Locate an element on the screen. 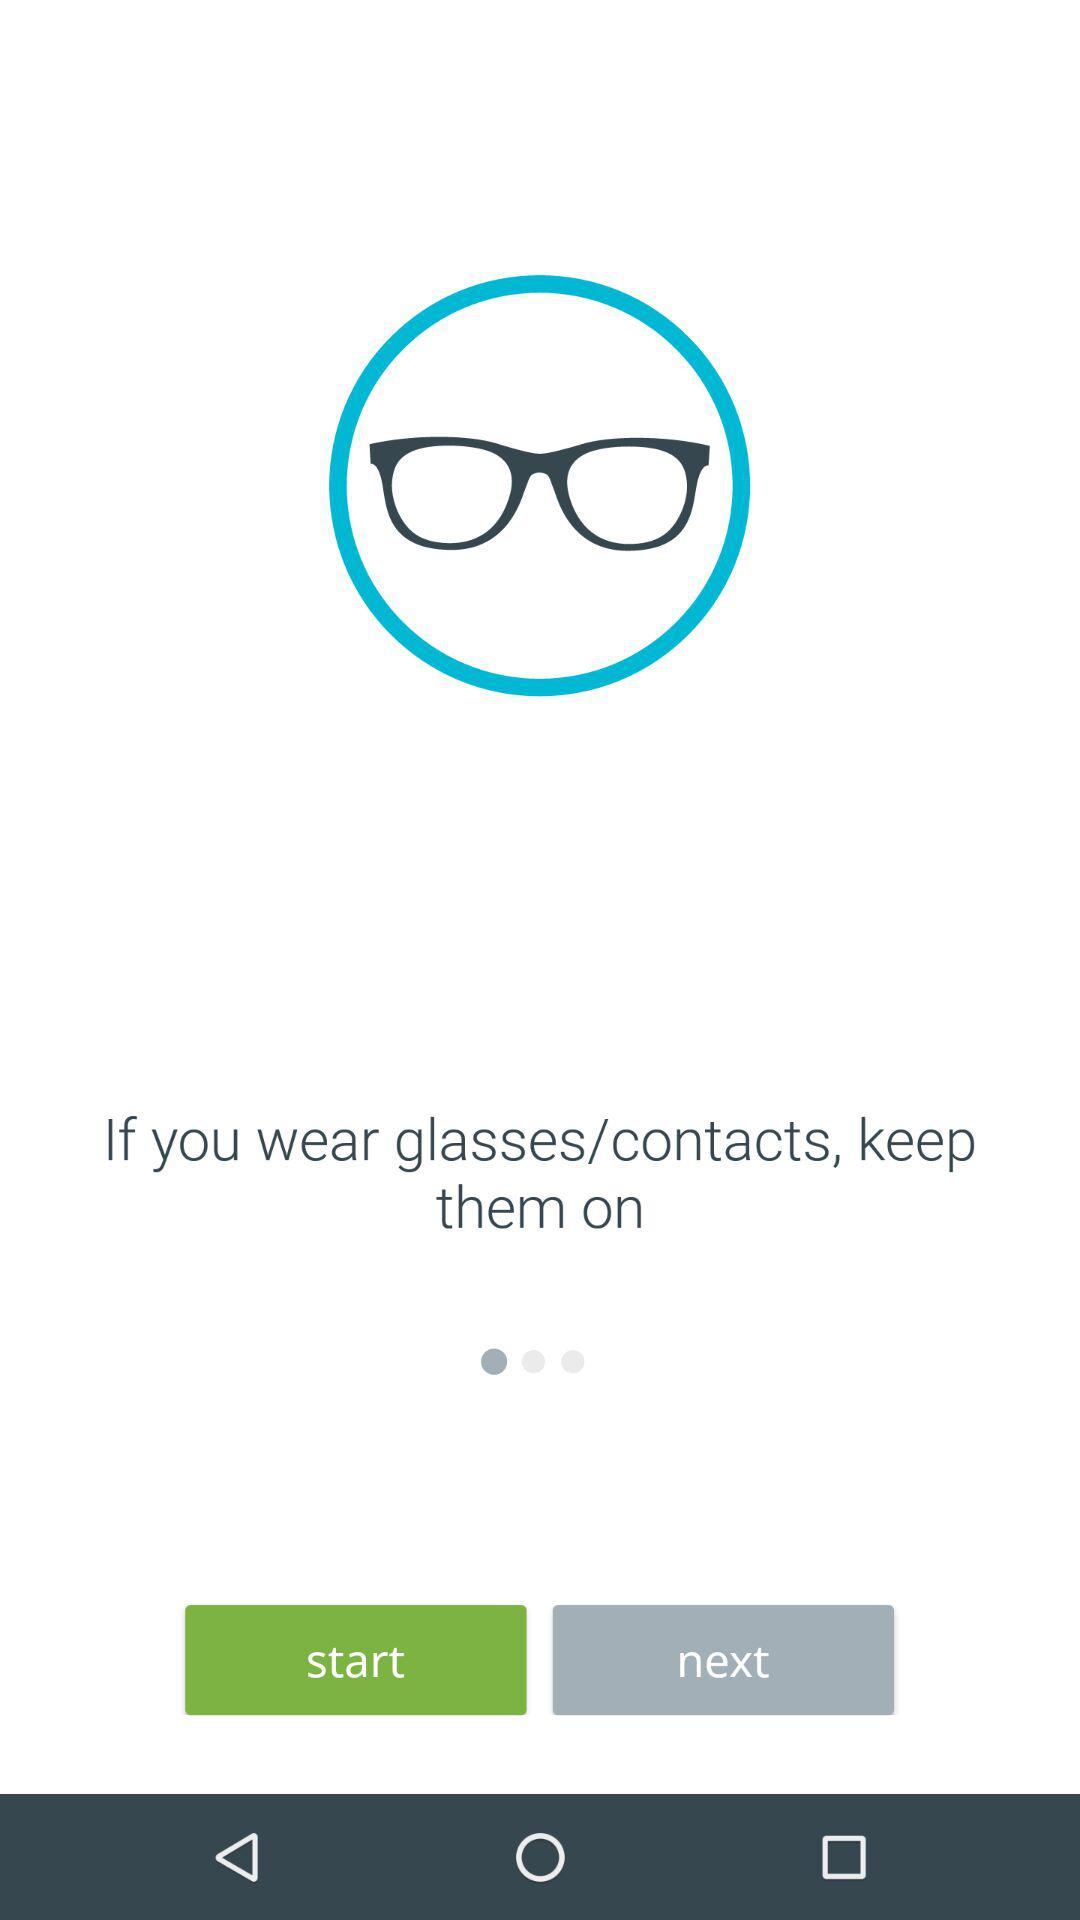  icon to the left of next is located at coordinates (354, 1660).